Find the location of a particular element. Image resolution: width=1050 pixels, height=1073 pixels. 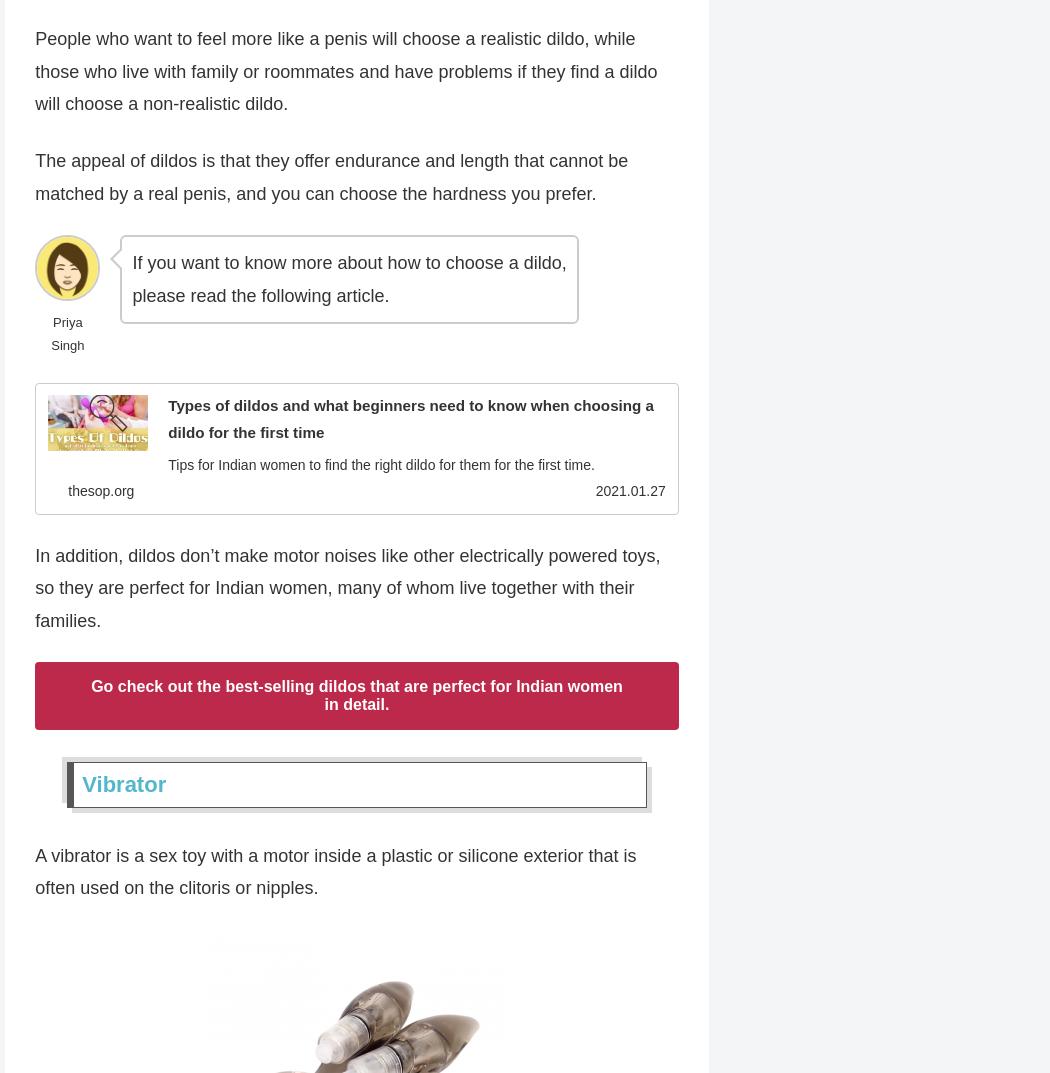

'thesop.org' is located at coordinates (101, 490).